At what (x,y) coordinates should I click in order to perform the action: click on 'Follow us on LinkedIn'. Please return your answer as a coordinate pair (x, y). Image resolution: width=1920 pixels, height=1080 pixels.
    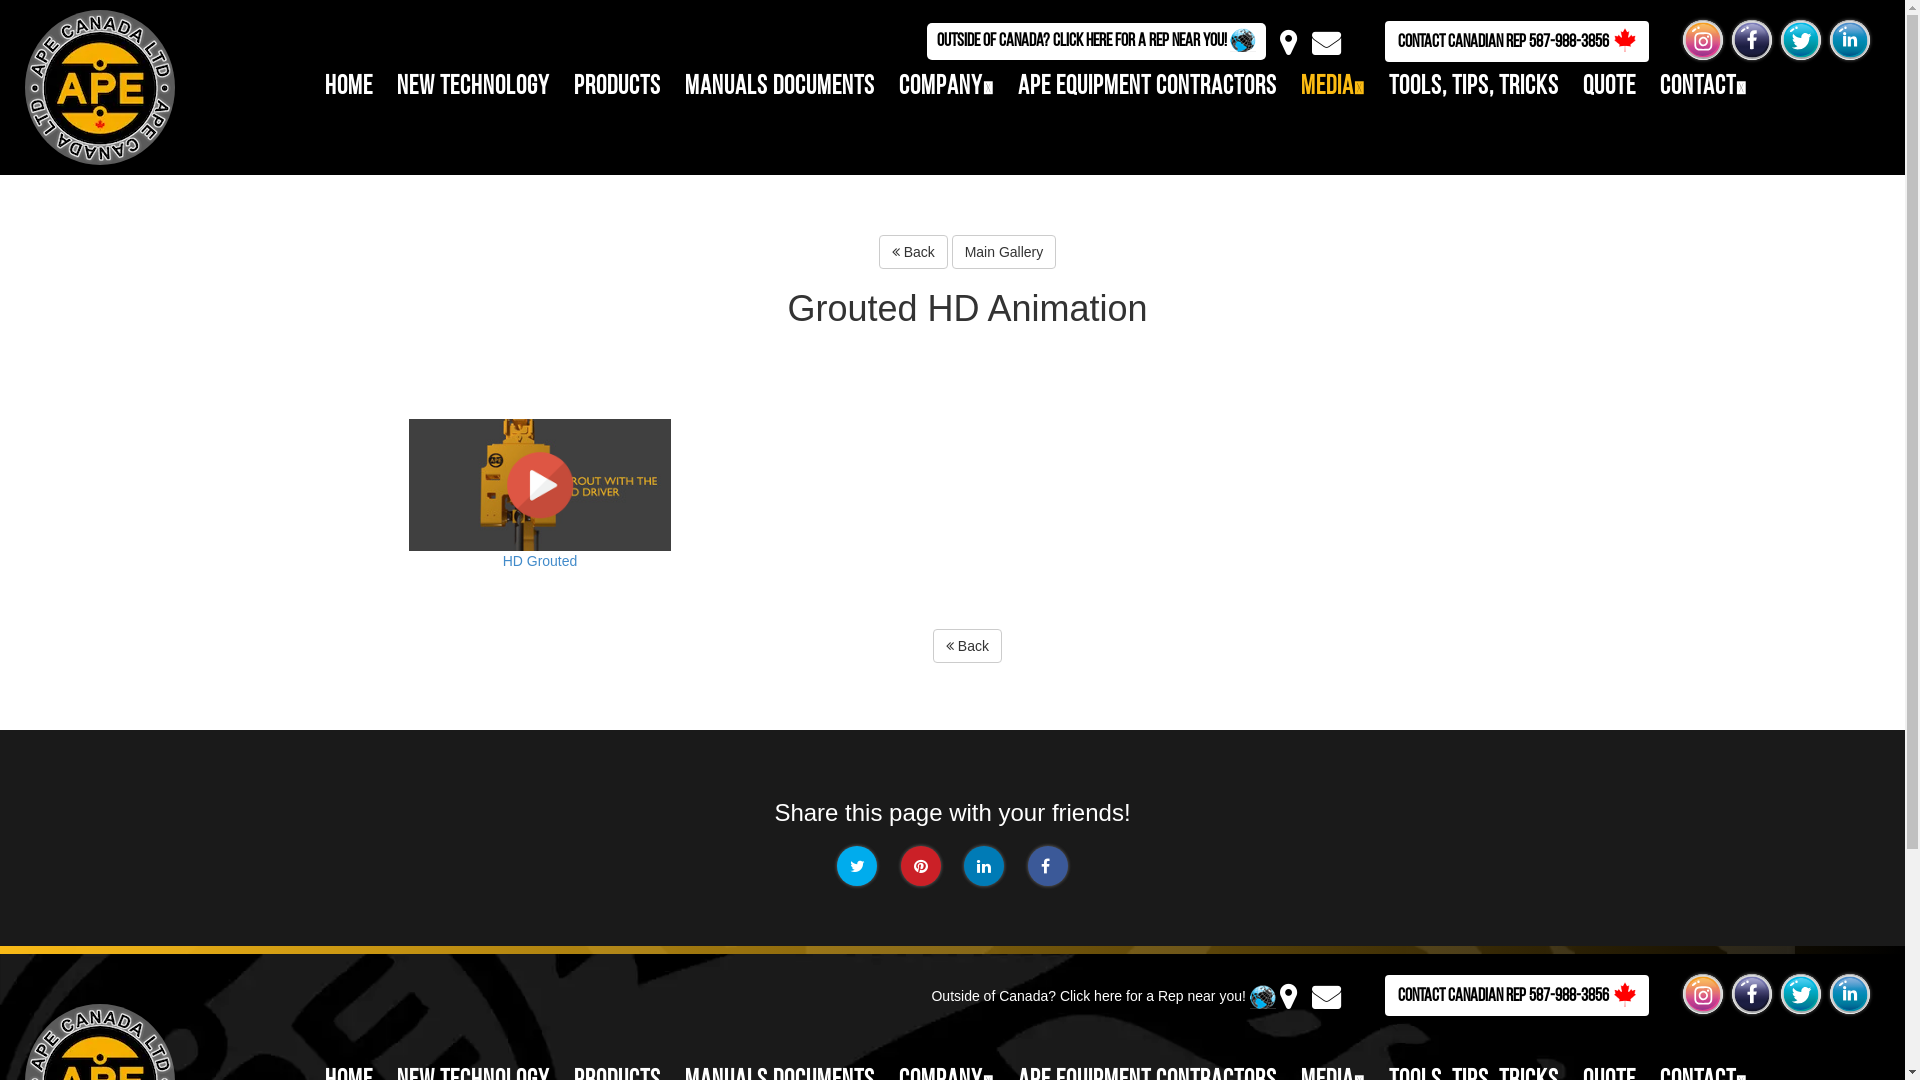
    Looking at the image, I should click on (1848, 39).